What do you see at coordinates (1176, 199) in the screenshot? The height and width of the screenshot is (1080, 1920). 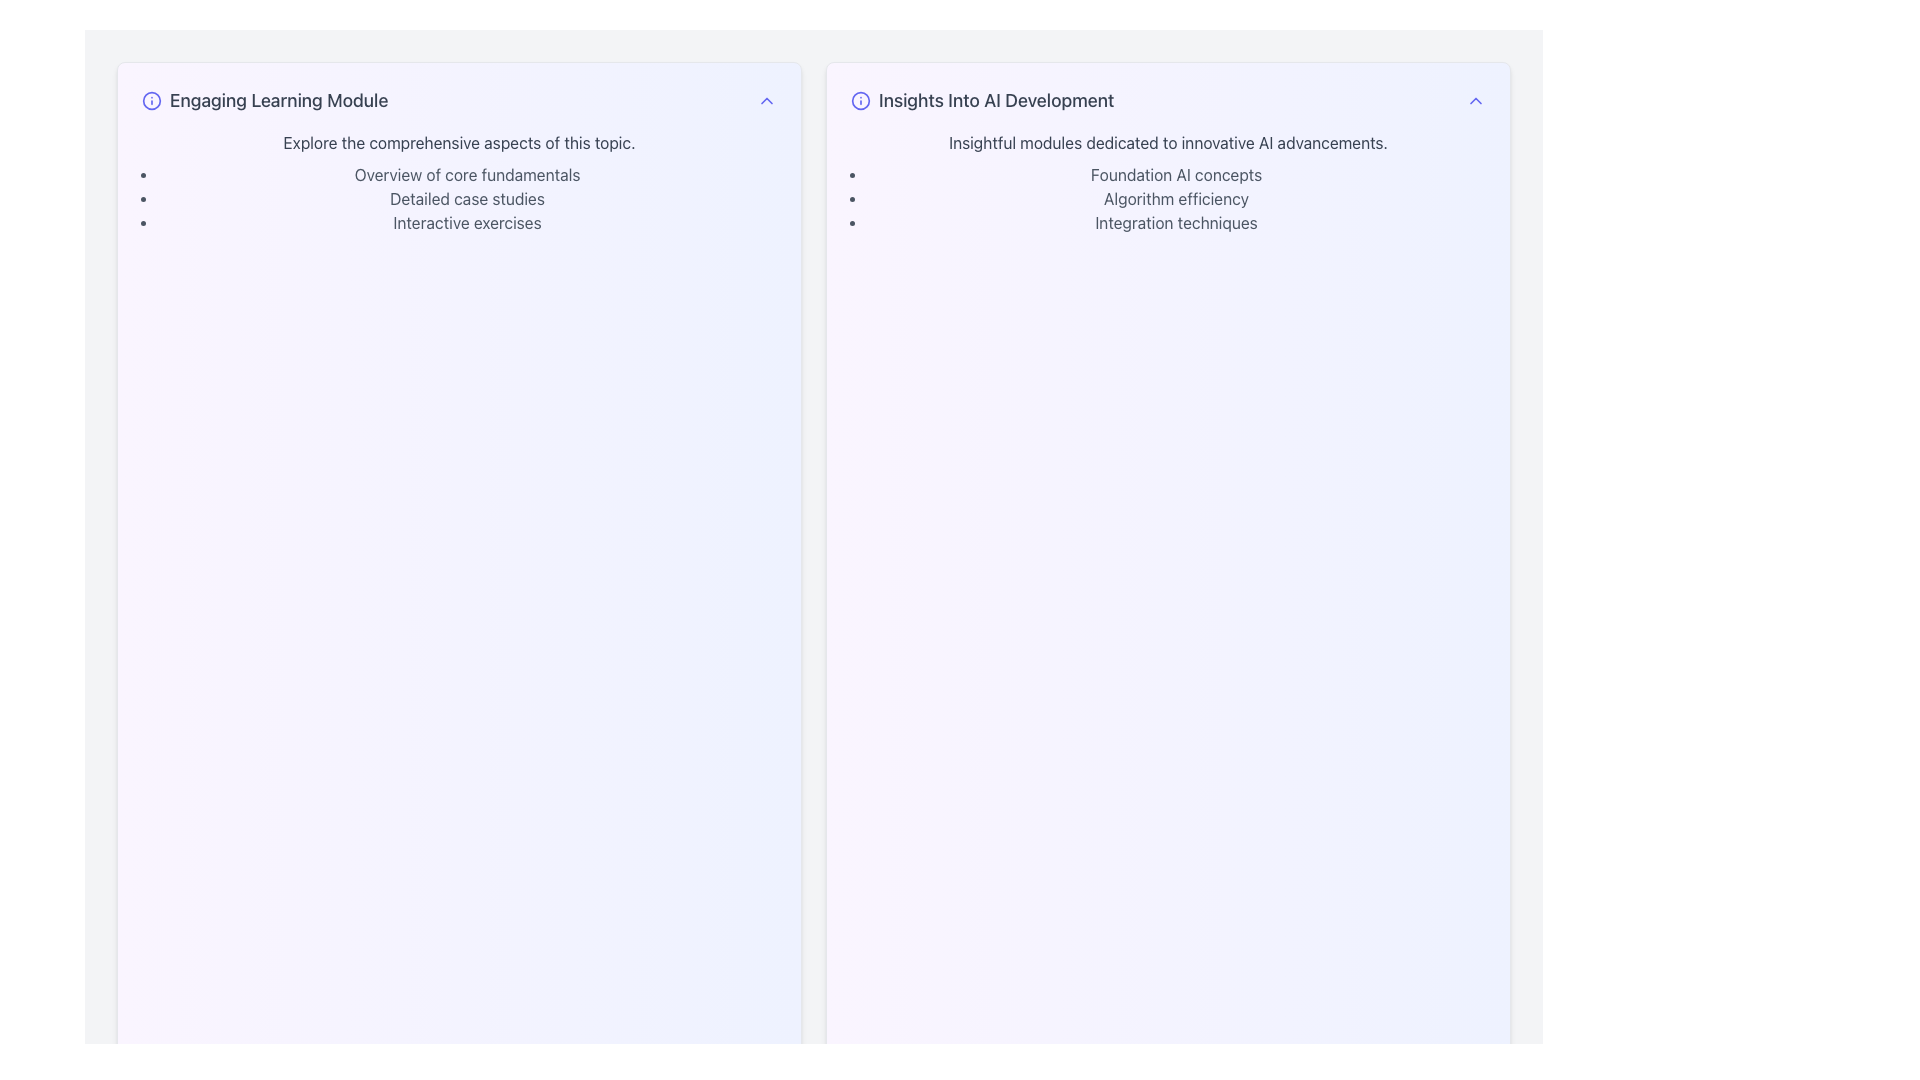 I see `the List element styled with bullets that is located in the panel labeled 'Insights Into AI Development', positioned below the descriptive text 'Insightful modules dedicated to innovative AI advancements'` at bounding box center [1176, 199].